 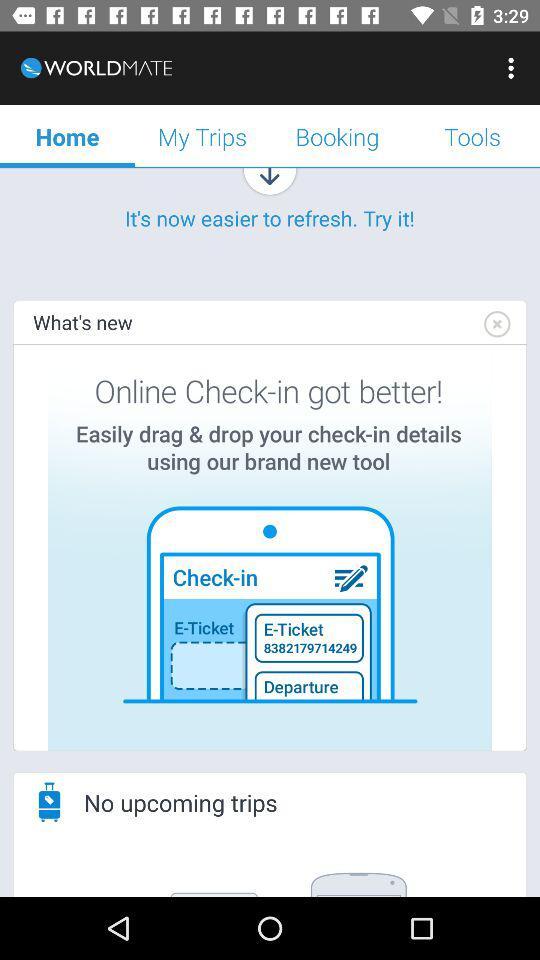 I want to click on app next to the my trips icon, so click(x=67, y=135).